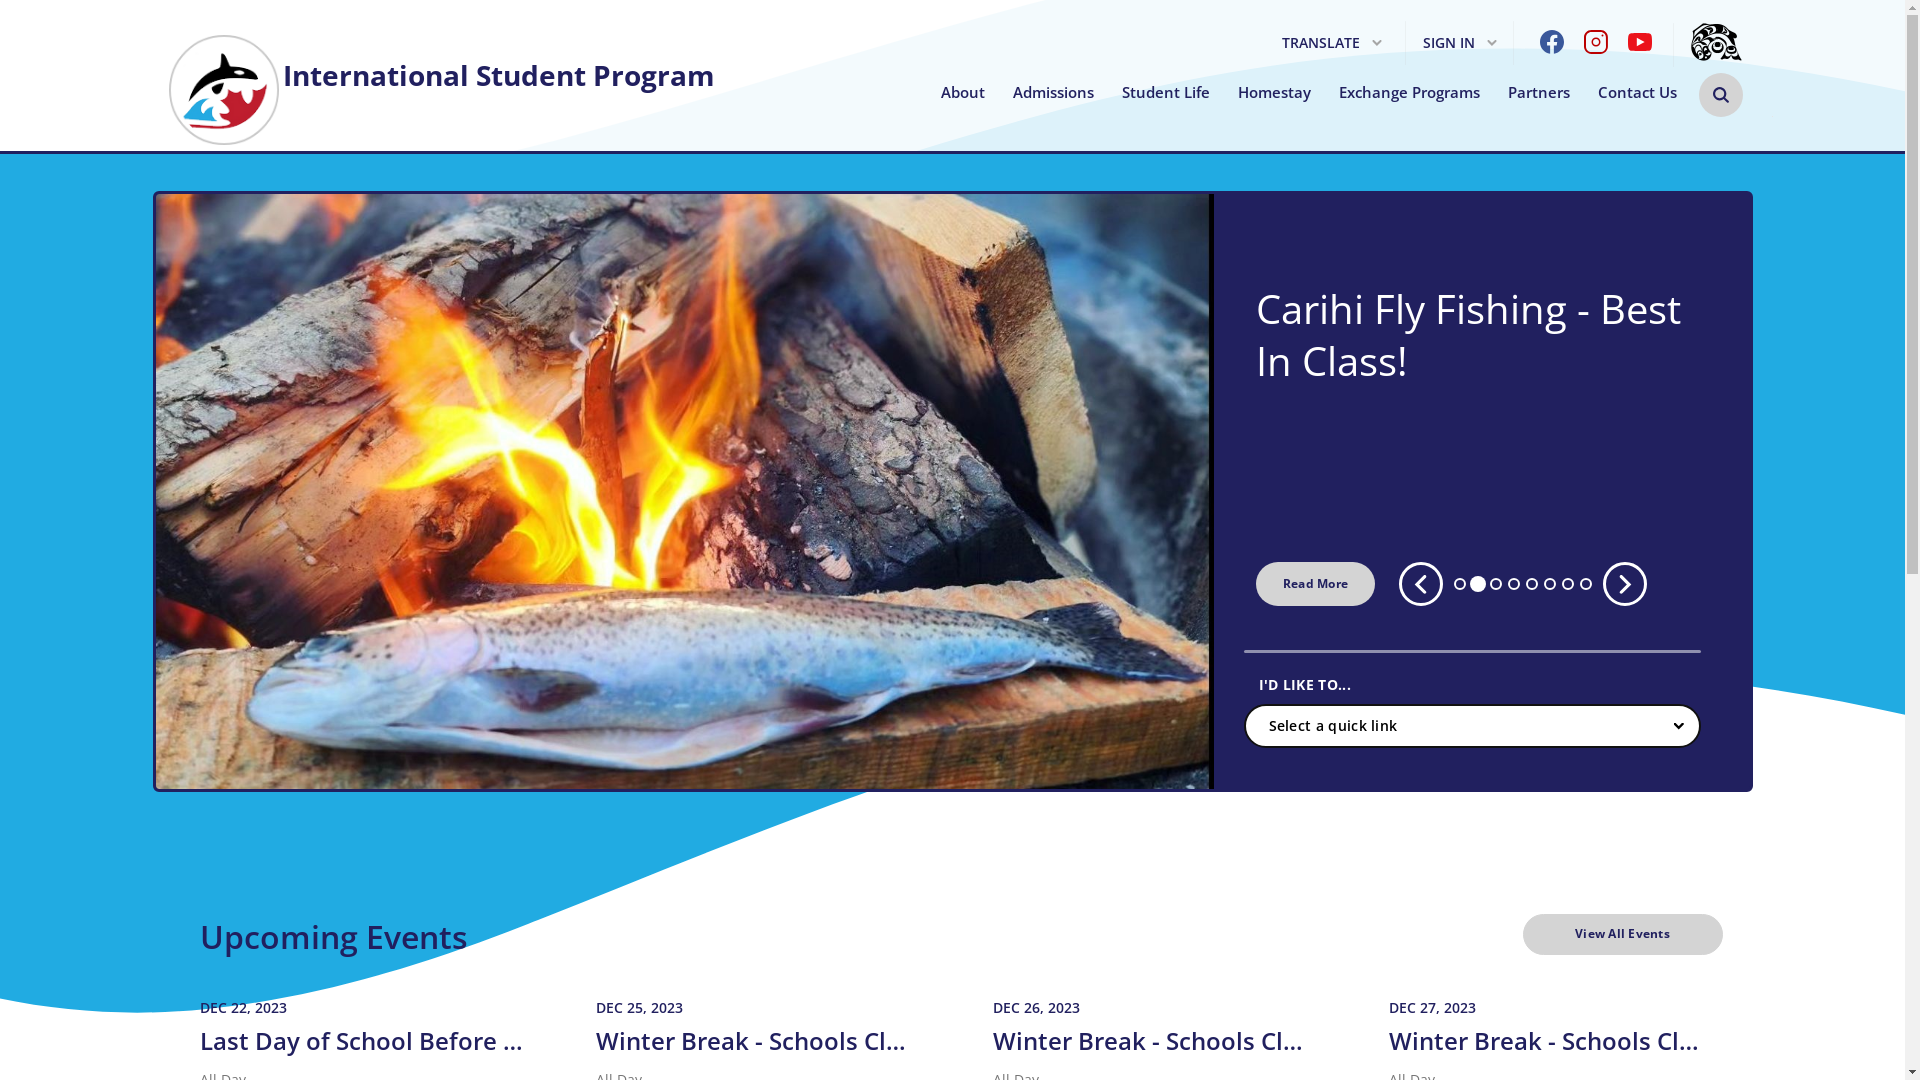 This screenshot has width=1920, height=1080. What do you see at coordinates (439, 64) in the screenshot?
I see `'International Student Program'` at bounding box center [439, 64].